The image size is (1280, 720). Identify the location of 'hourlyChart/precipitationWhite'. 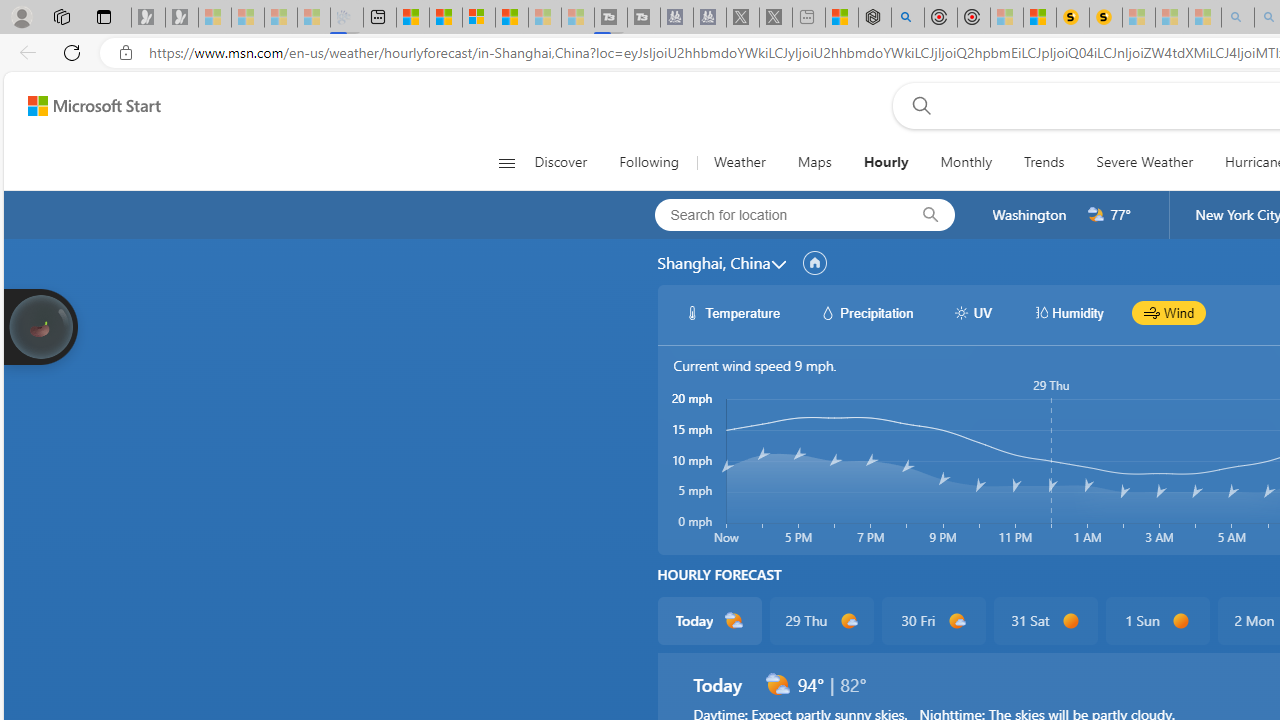
(828, 312).